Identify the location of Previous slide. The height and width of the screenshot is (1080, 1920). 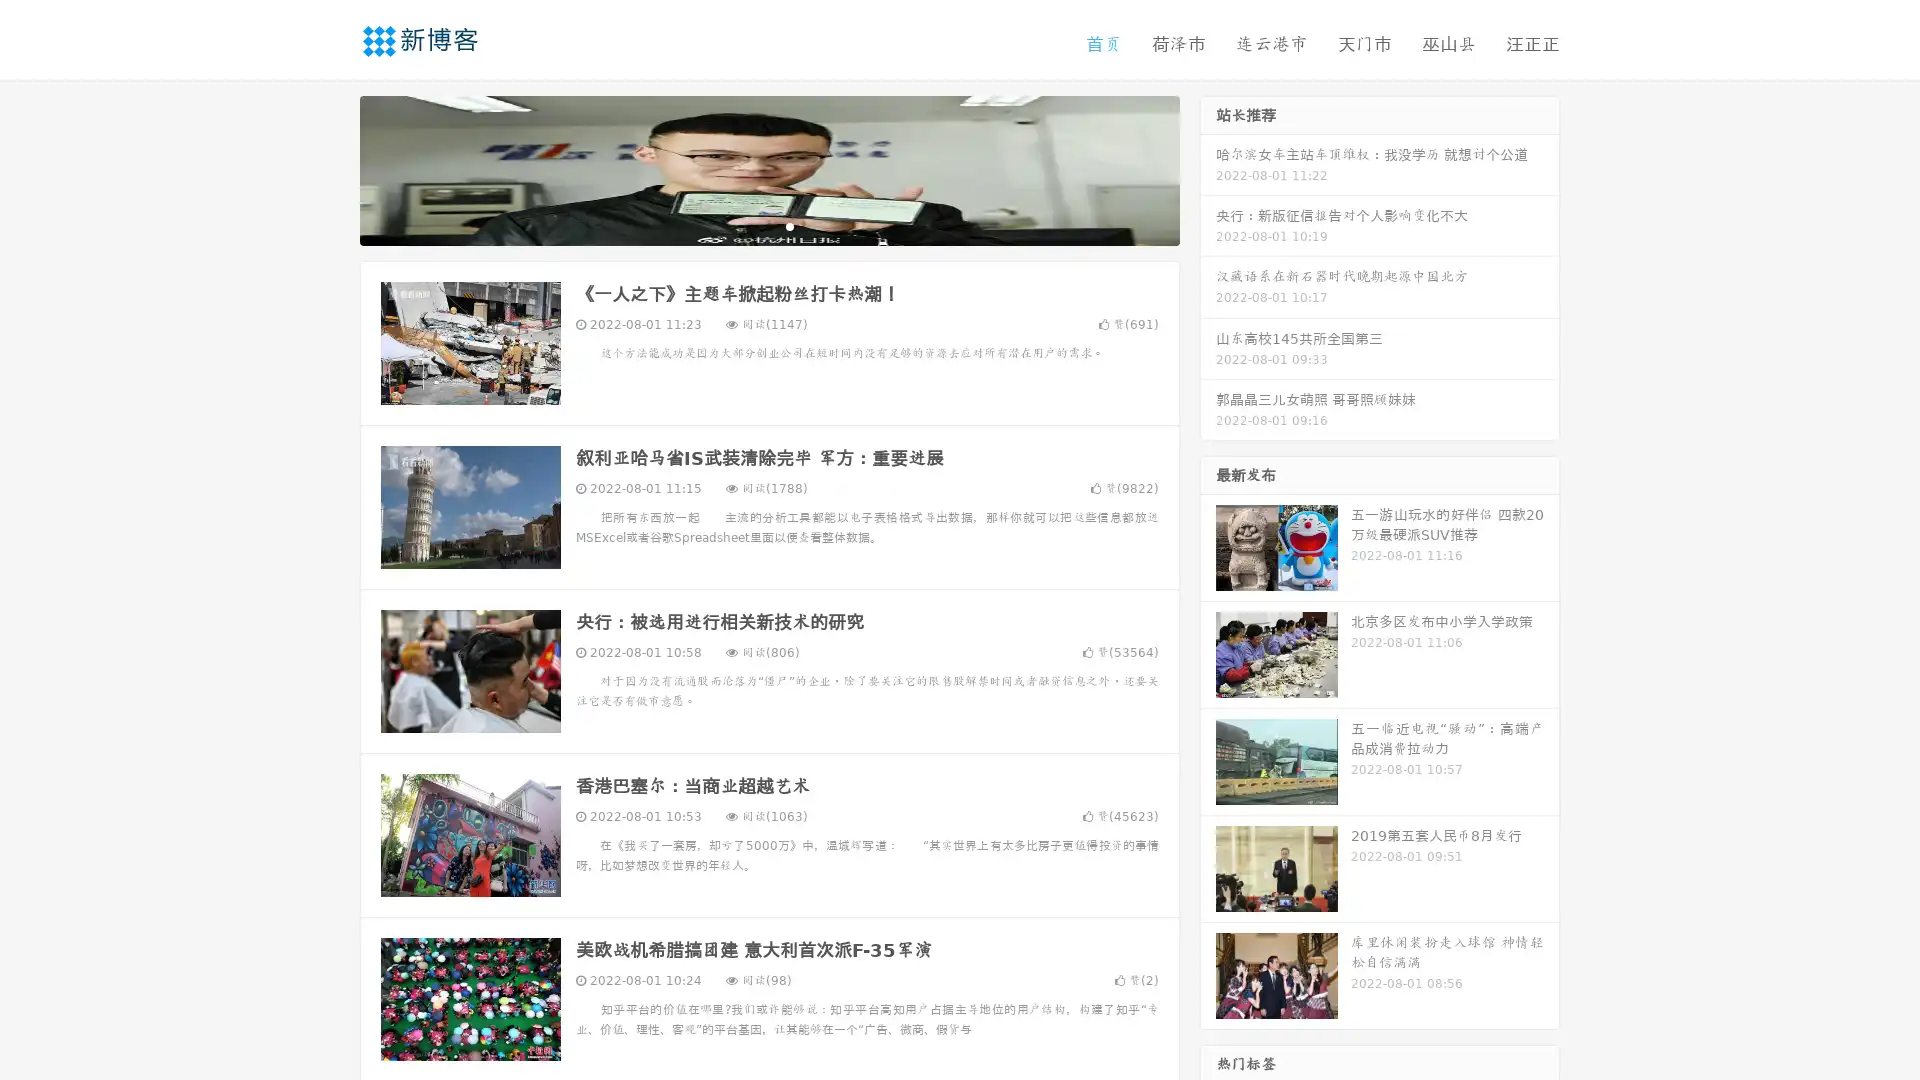
(330, 168).